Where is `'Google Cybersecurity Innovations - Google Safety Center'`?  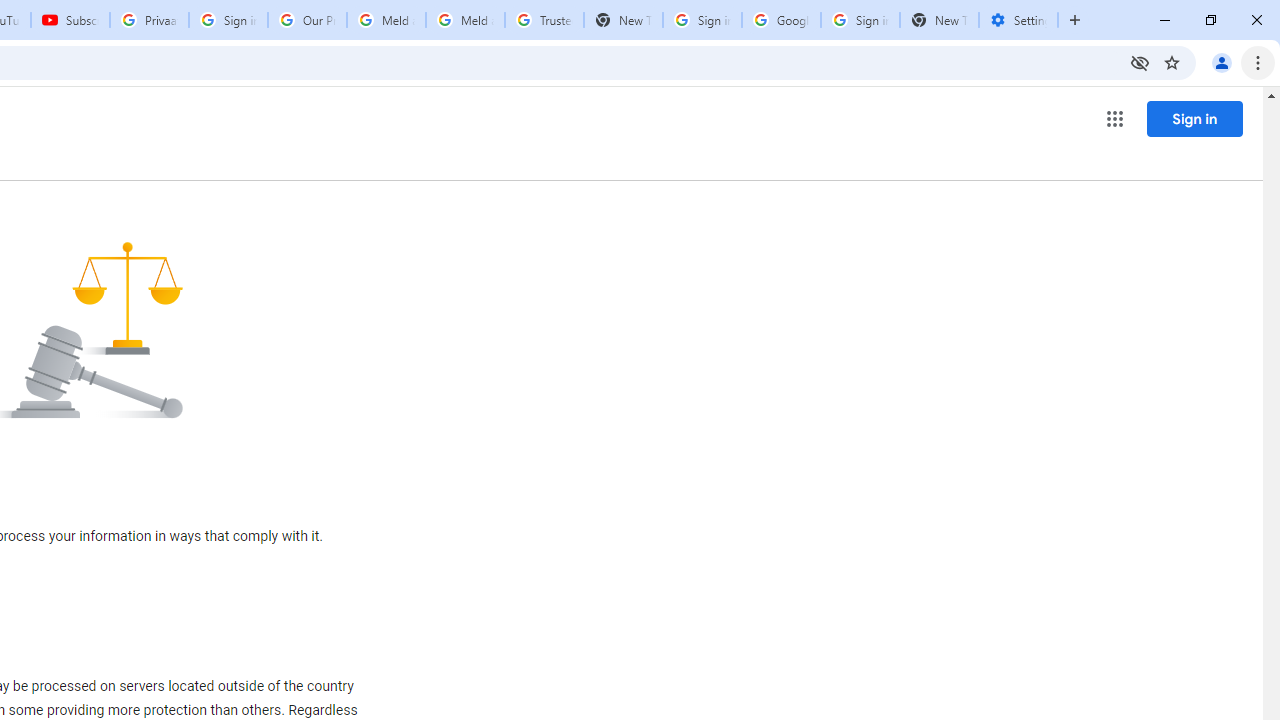
'Google Cybersecurity Innovations - Google Safety Center' is located at coordinates (780, 20).